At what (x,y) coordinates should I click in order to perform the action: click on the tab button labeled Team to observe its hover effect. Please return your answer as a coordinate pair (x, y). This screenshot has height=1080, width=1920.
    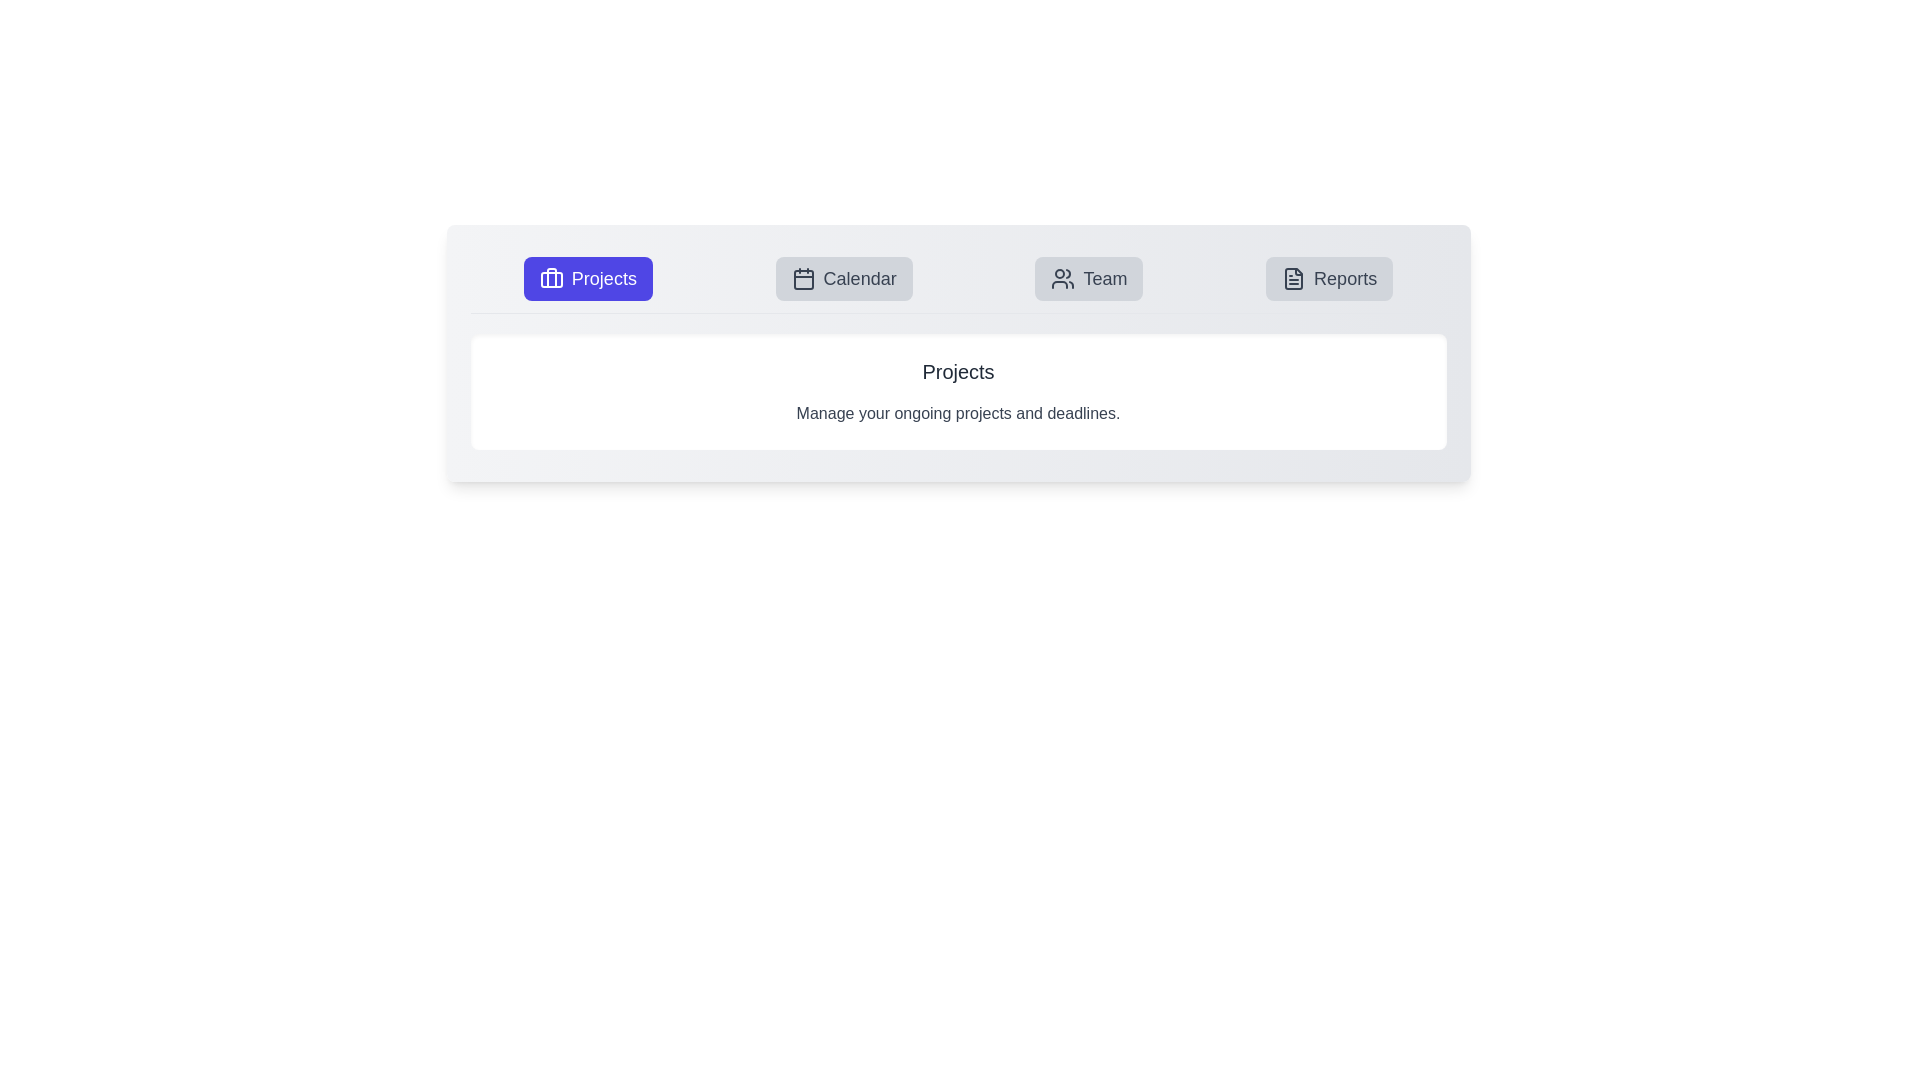
    Looking at the image, I should click on (1088, 278).